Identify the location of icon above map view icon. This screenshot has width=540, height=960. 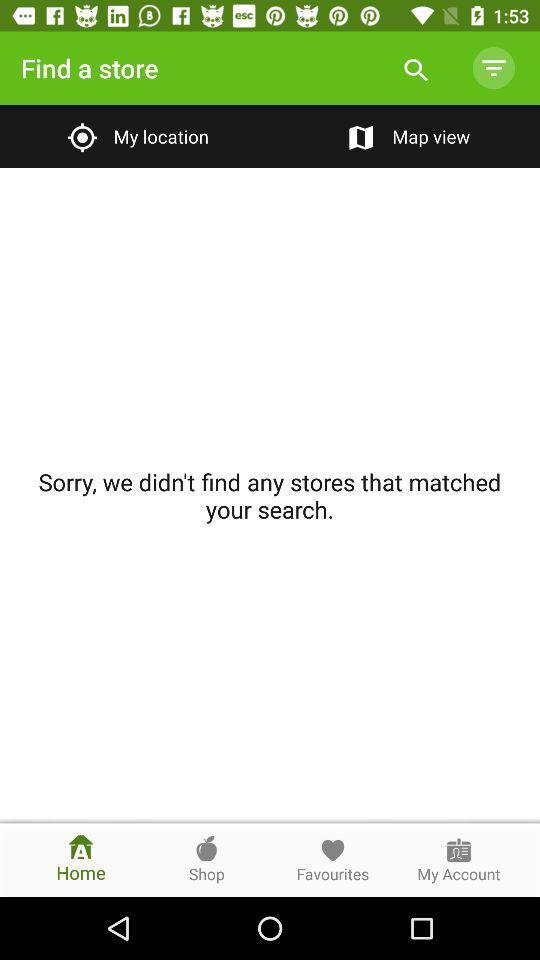
(492, 68).